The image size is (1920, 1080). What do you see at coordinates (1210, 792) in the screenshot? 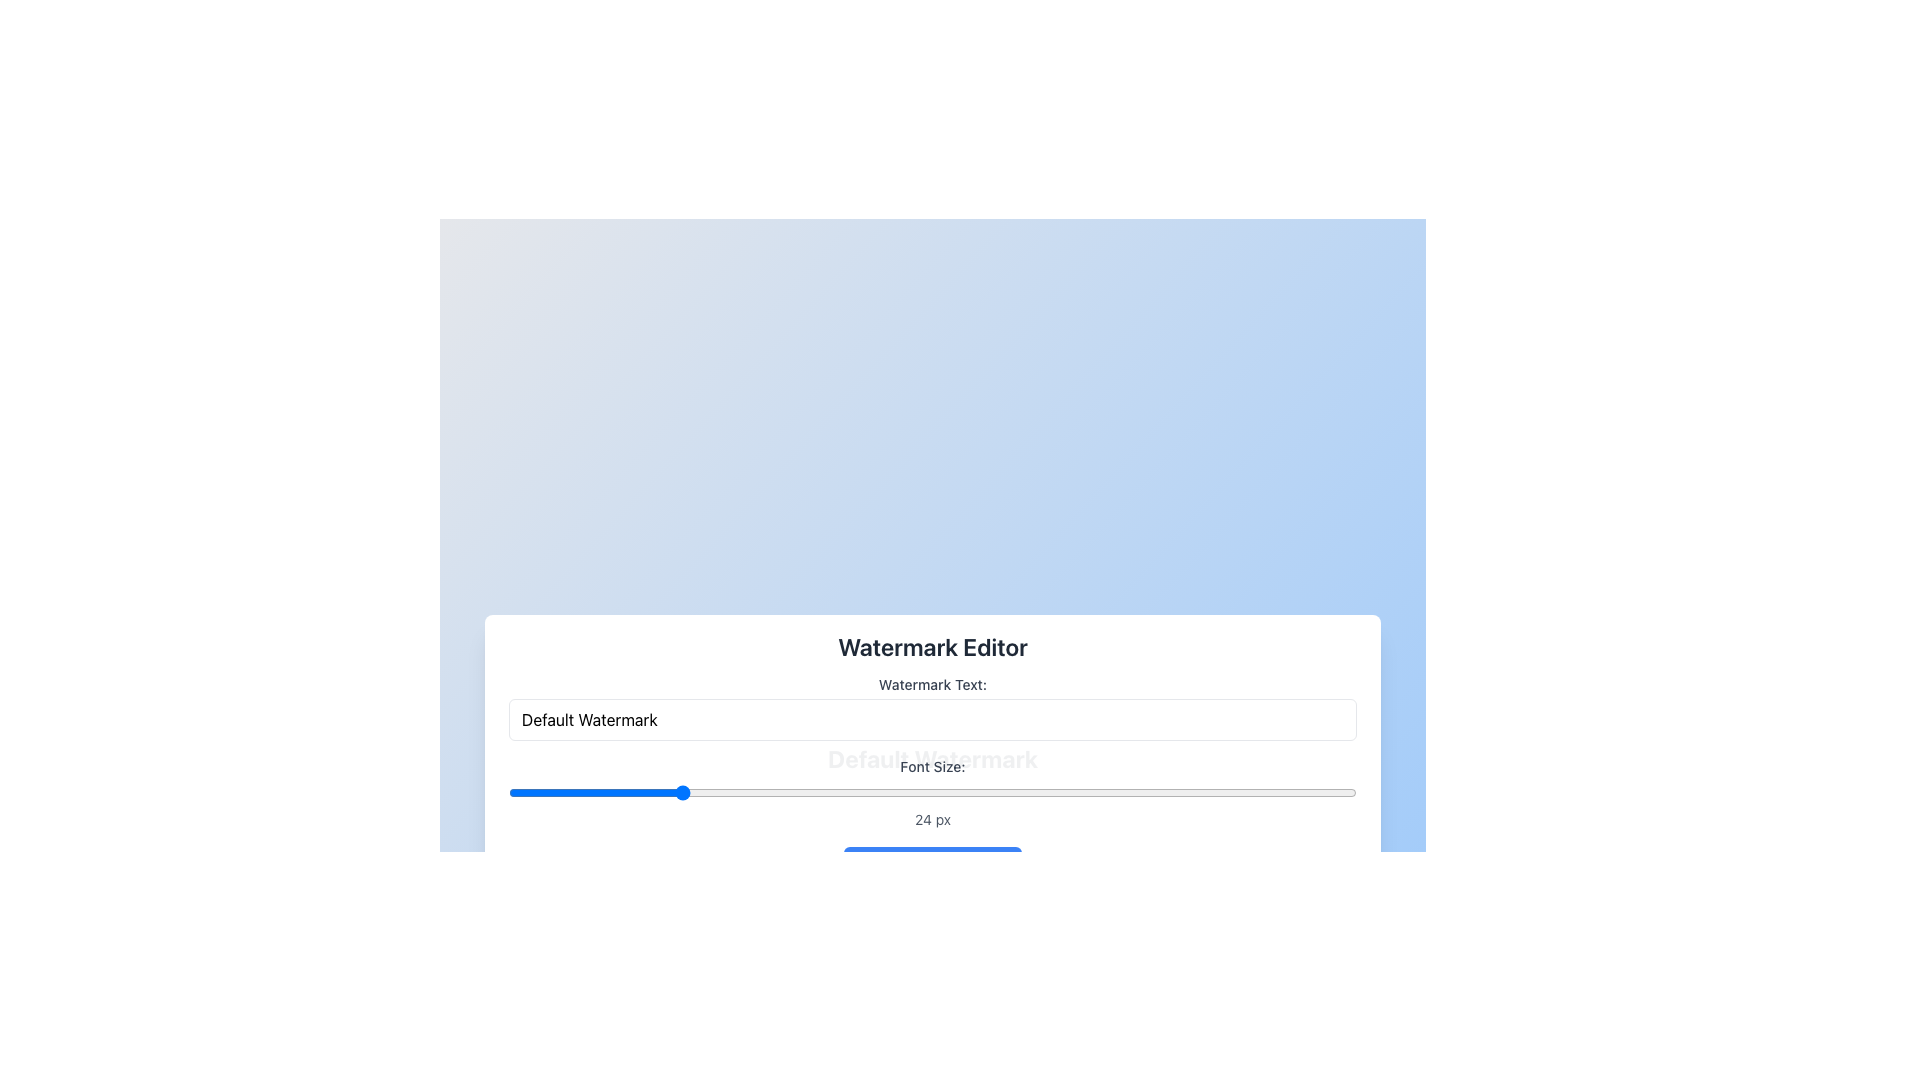
I see `the font size` at bounding box center [1210, 792].